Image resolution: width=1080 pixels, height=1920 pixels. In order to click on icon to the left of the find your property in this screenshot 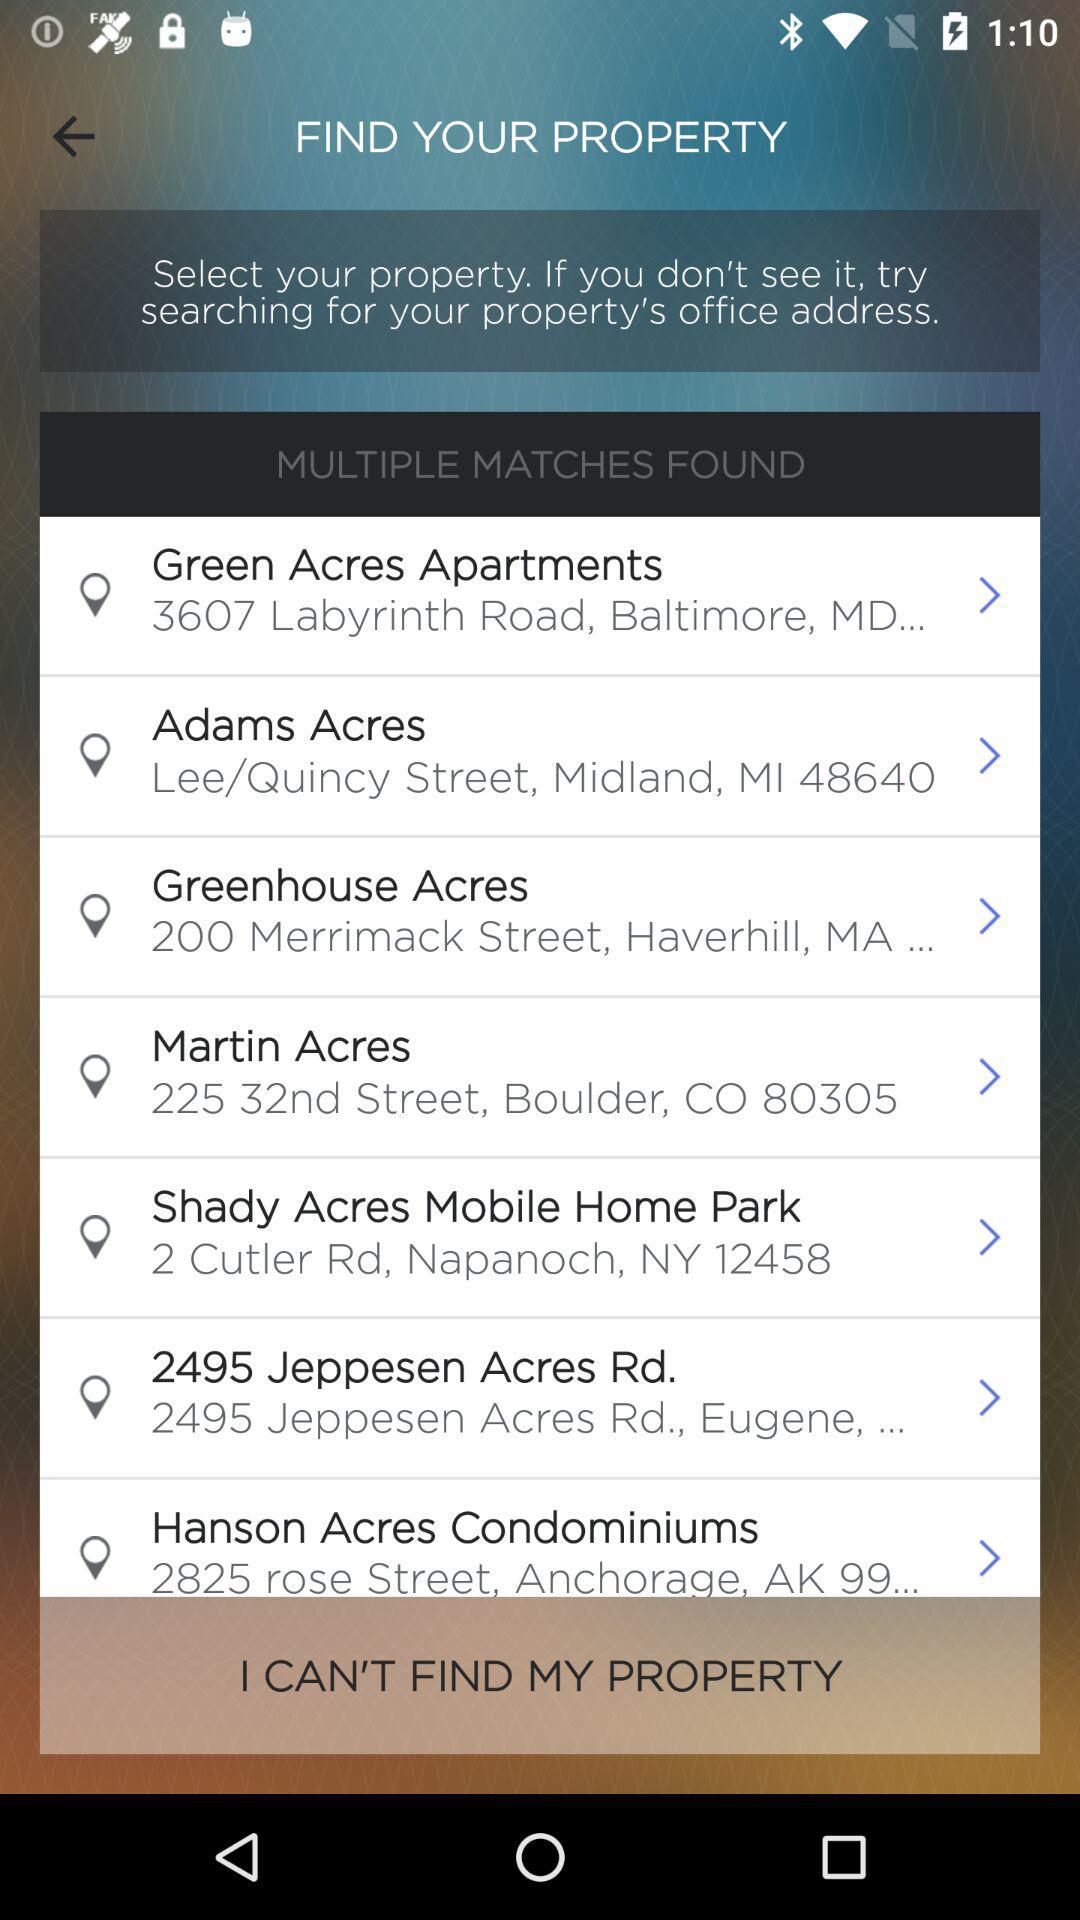, I will do `click(72, 135)`.